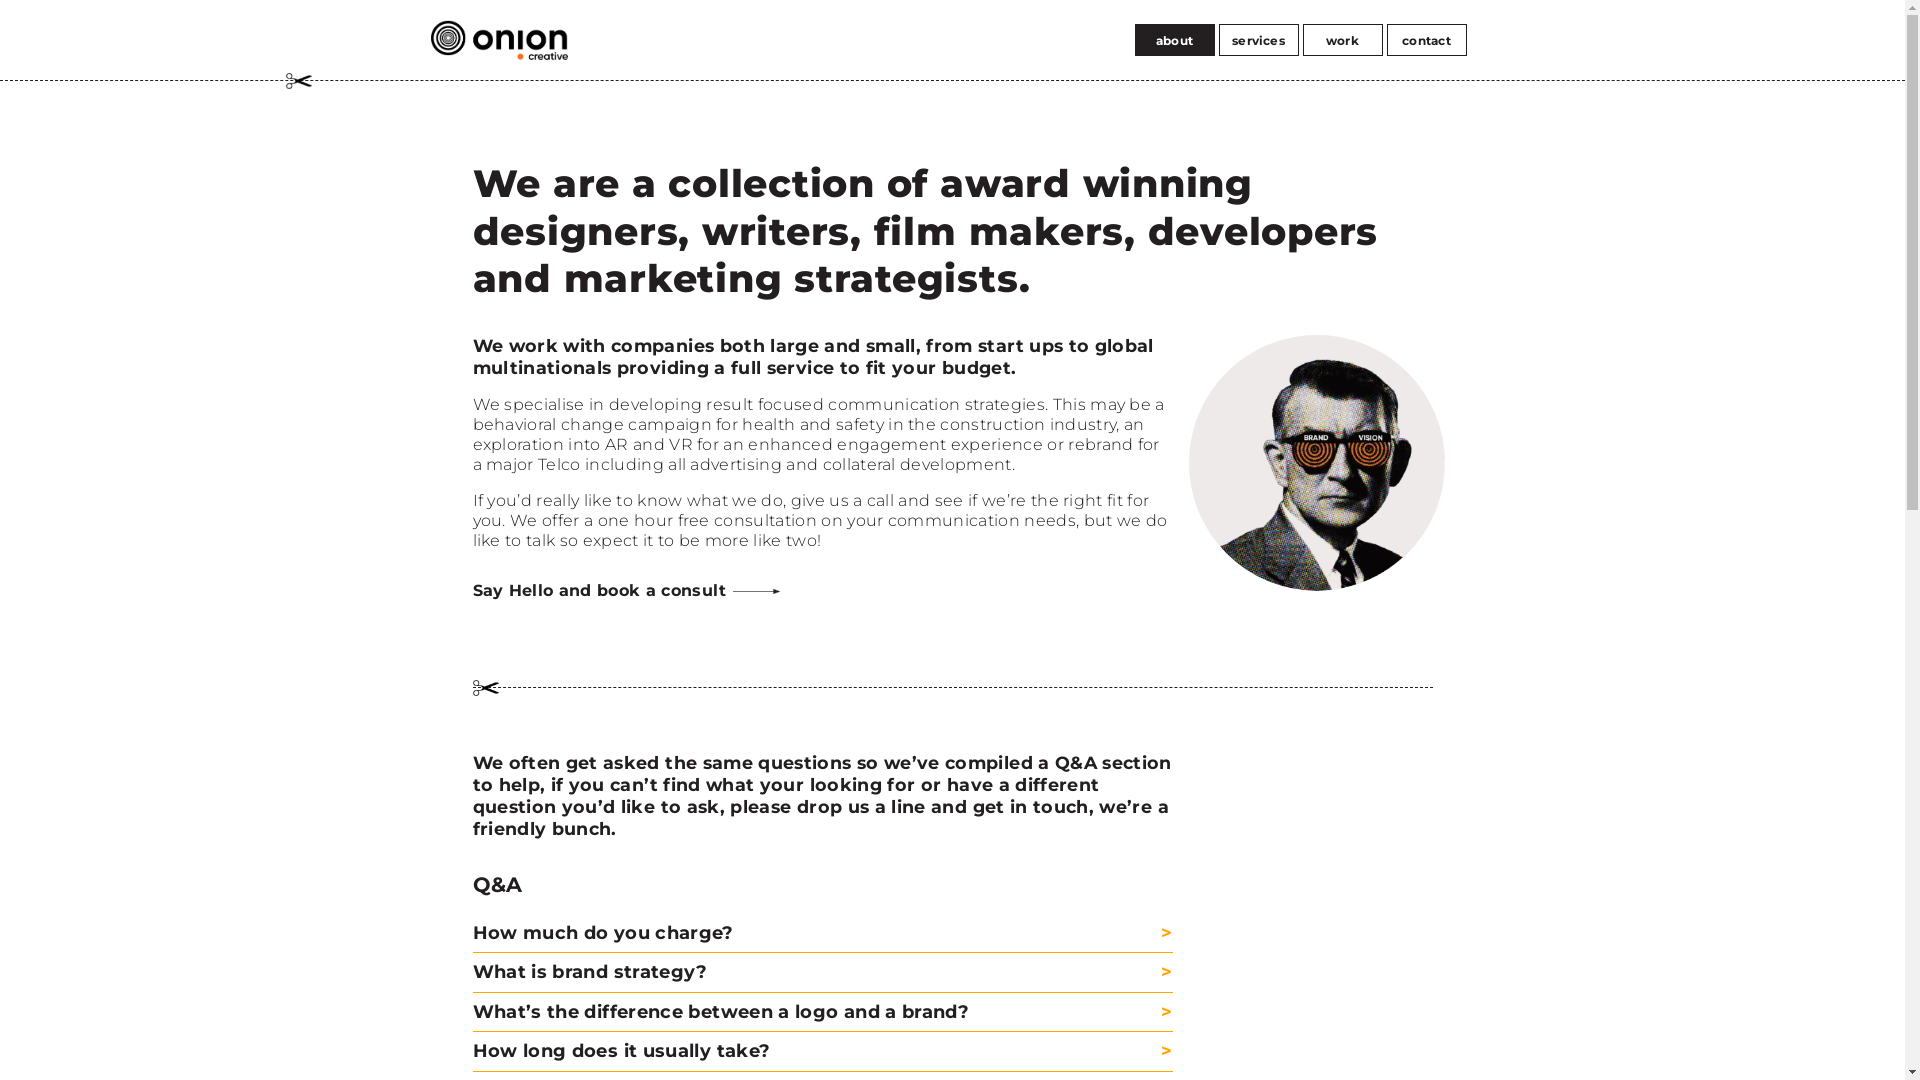 This screenshot has width=1920, height=1080. Describe the element at coordinates (1174, 39) in the screenshot. I see `'about'` at that location.